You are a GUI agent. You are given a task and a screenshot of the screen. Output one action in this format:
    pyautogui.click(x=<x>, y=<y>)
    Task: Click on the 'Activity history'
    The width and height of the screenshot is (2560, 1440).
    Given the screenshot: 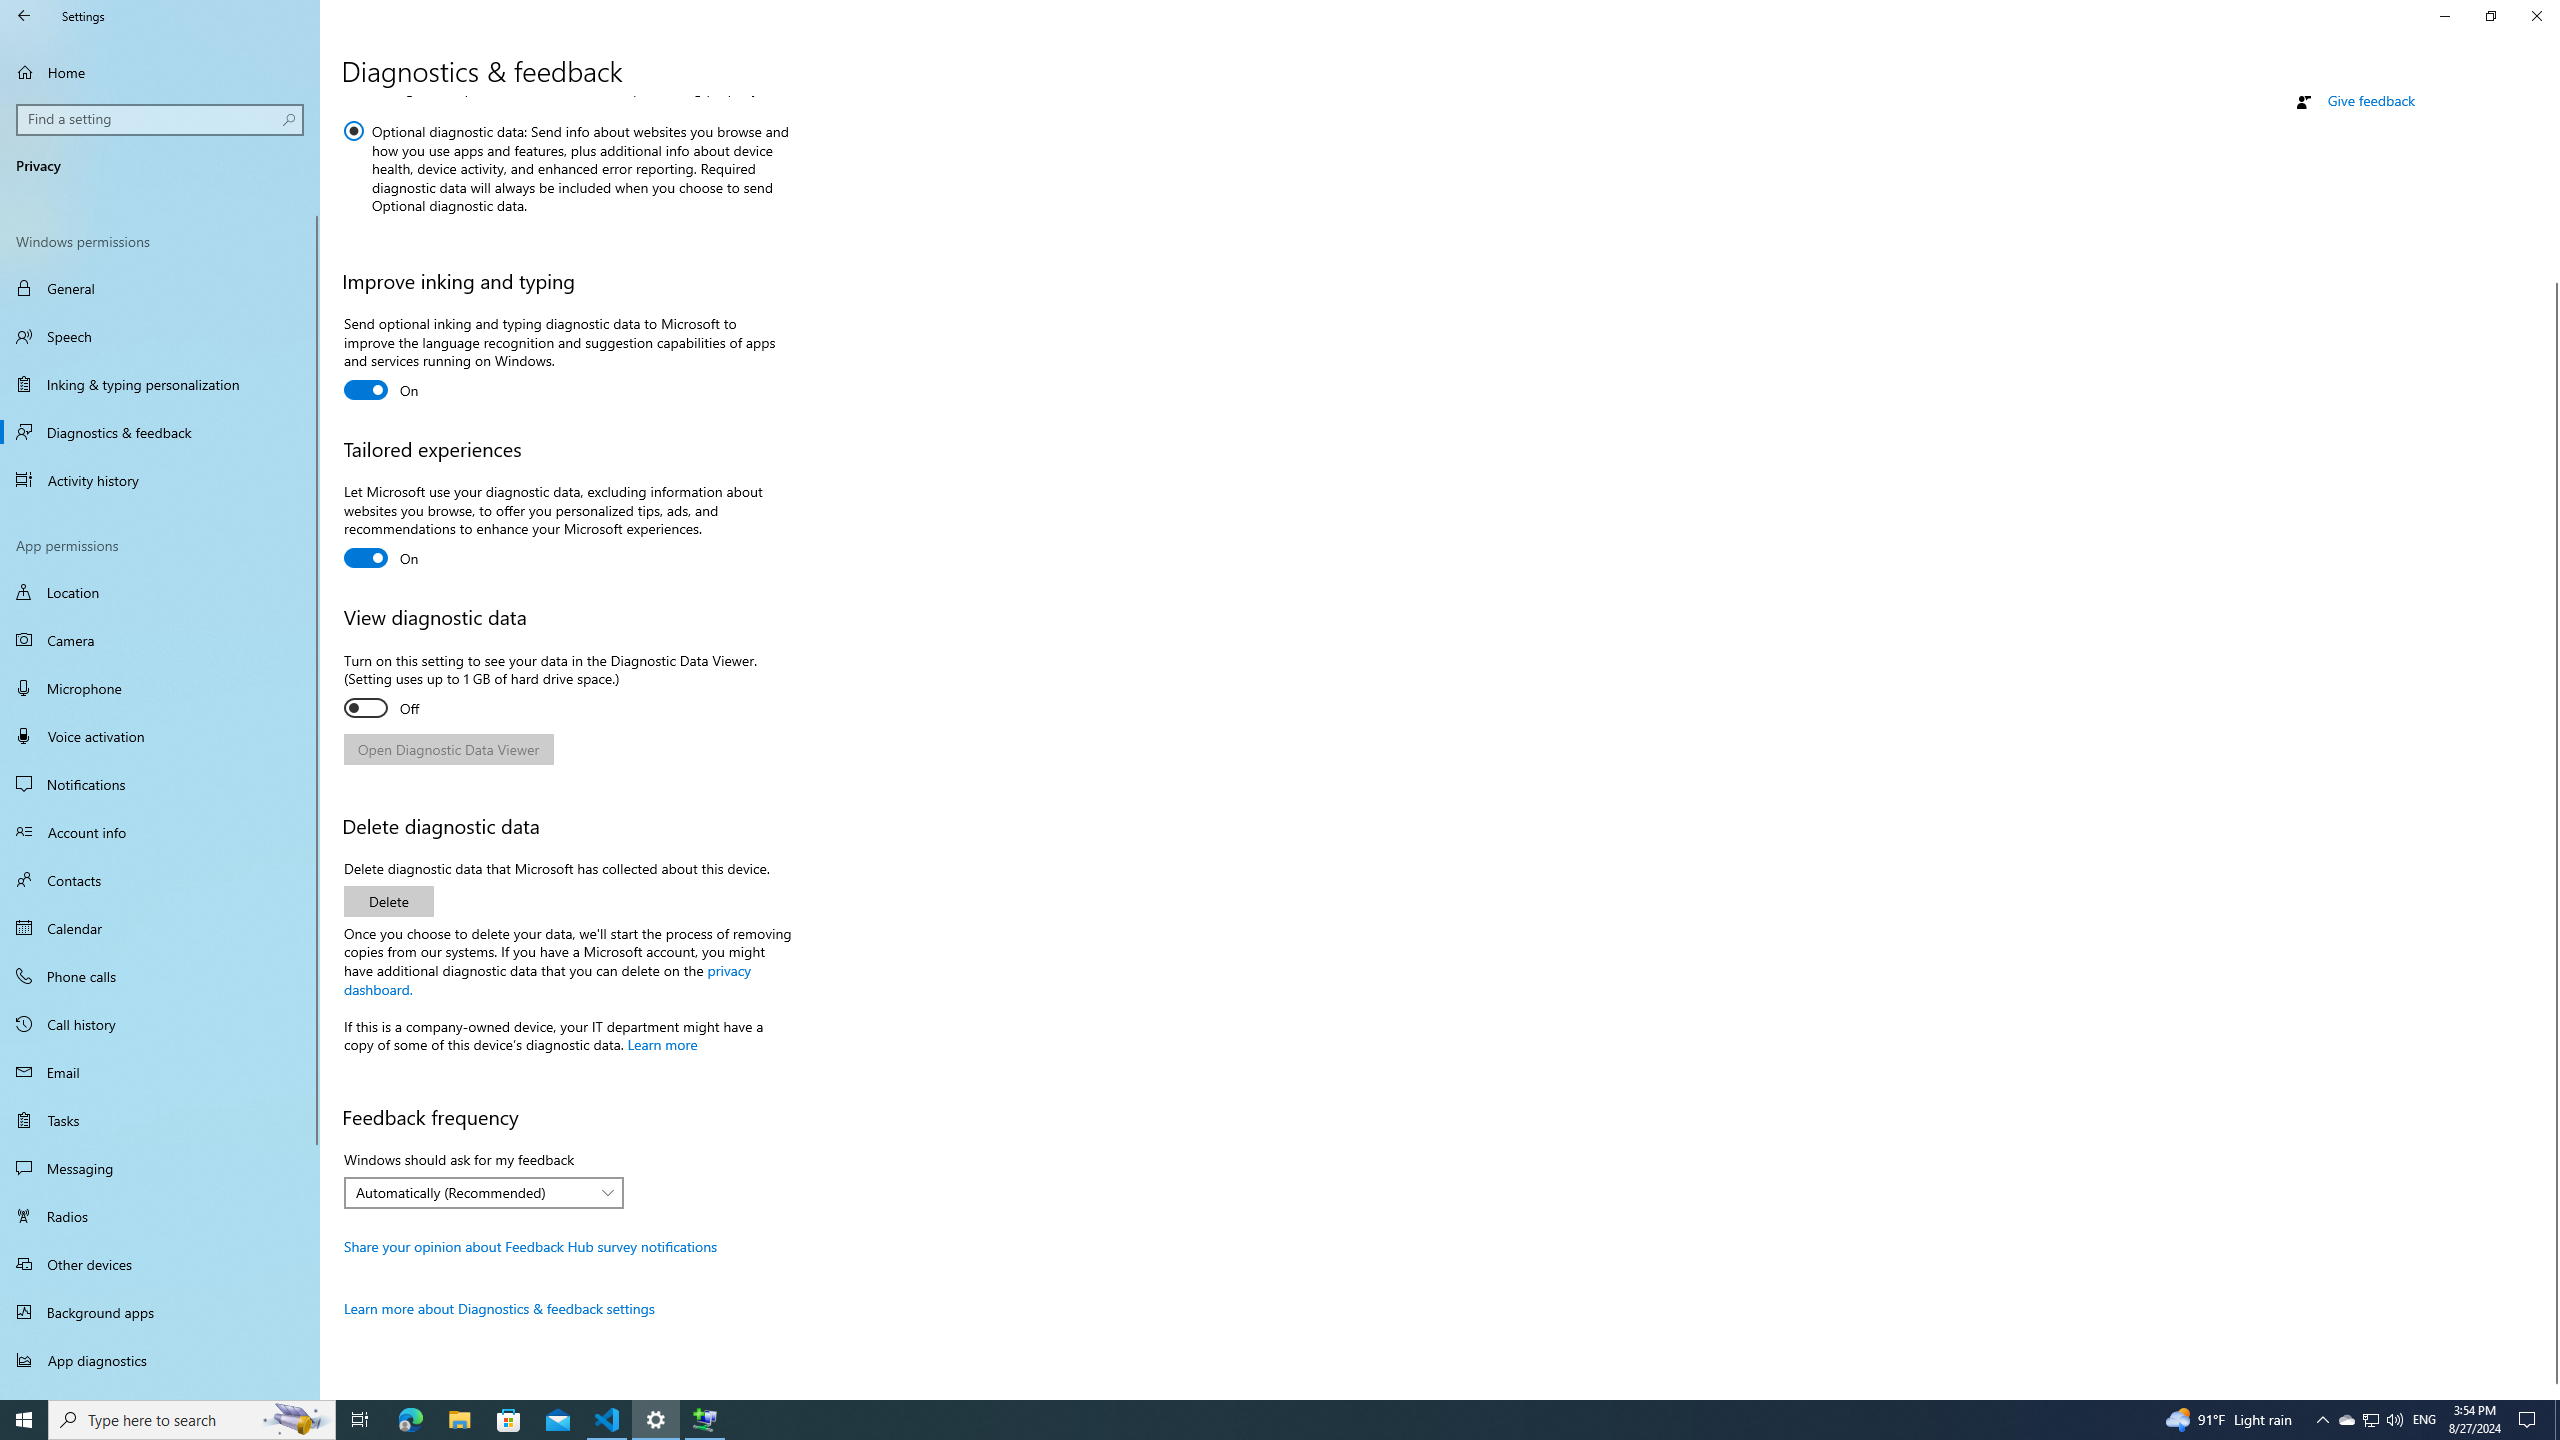 What is the action you would take?
    pyautogui.click(x=159, y=479)
    